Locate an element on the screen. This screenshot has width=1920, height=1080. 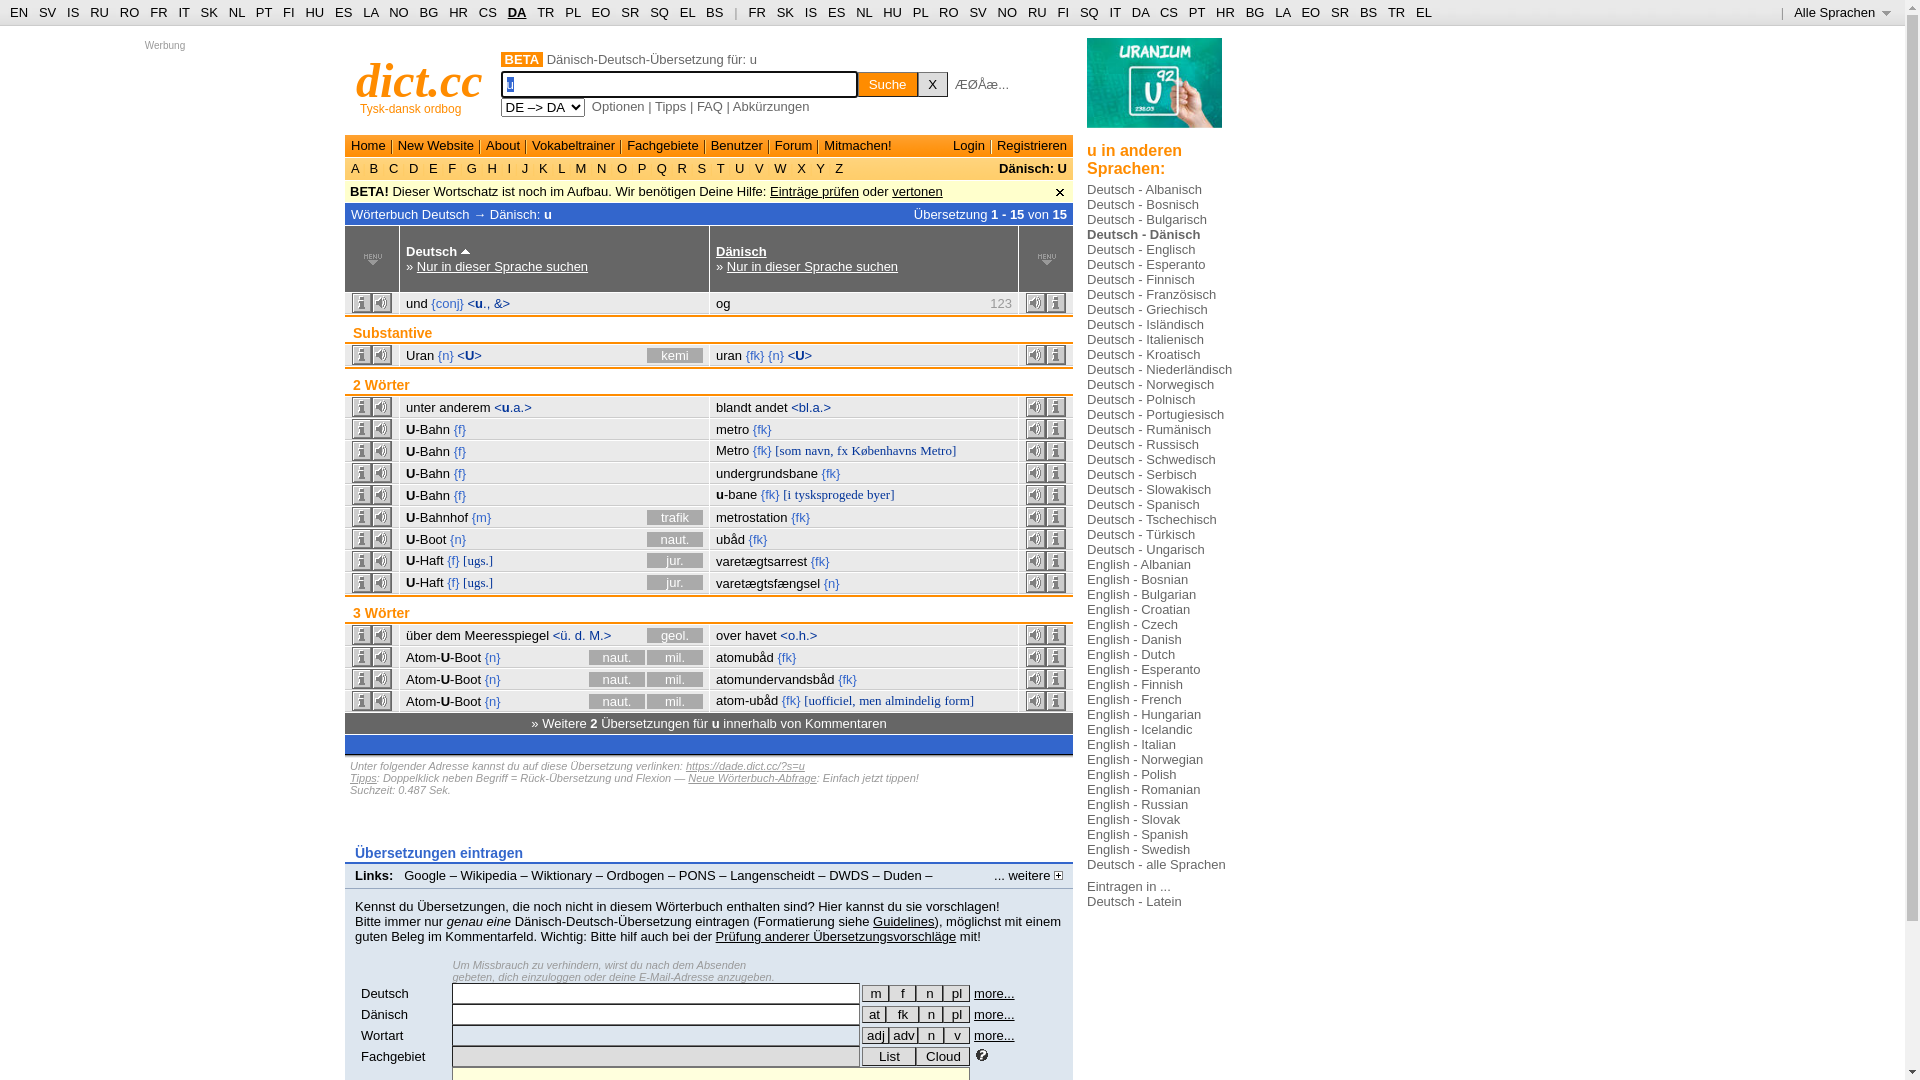
'Deutsch - Finnisch' is located at coordinates (1141, 279).